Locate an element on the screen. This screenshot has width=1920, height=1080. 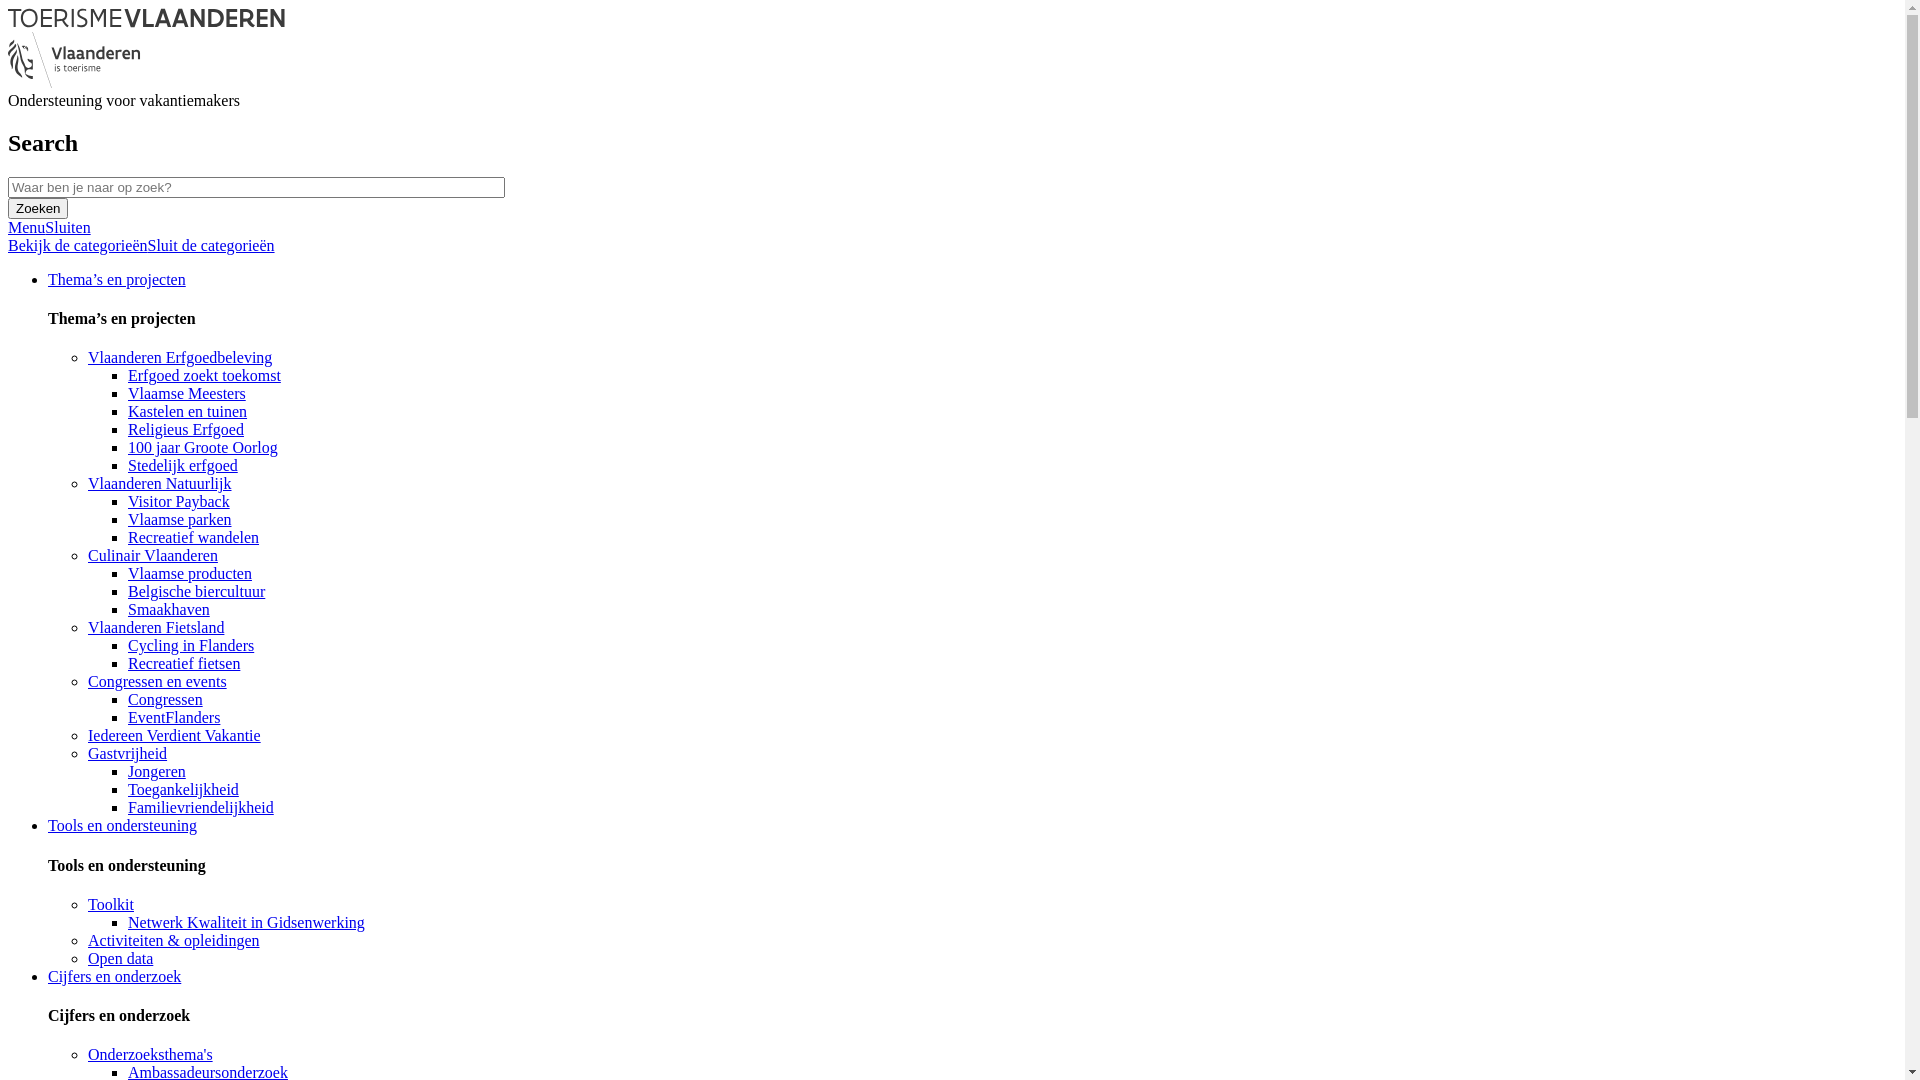
'Congressen' is located at coordinates (127, 698).